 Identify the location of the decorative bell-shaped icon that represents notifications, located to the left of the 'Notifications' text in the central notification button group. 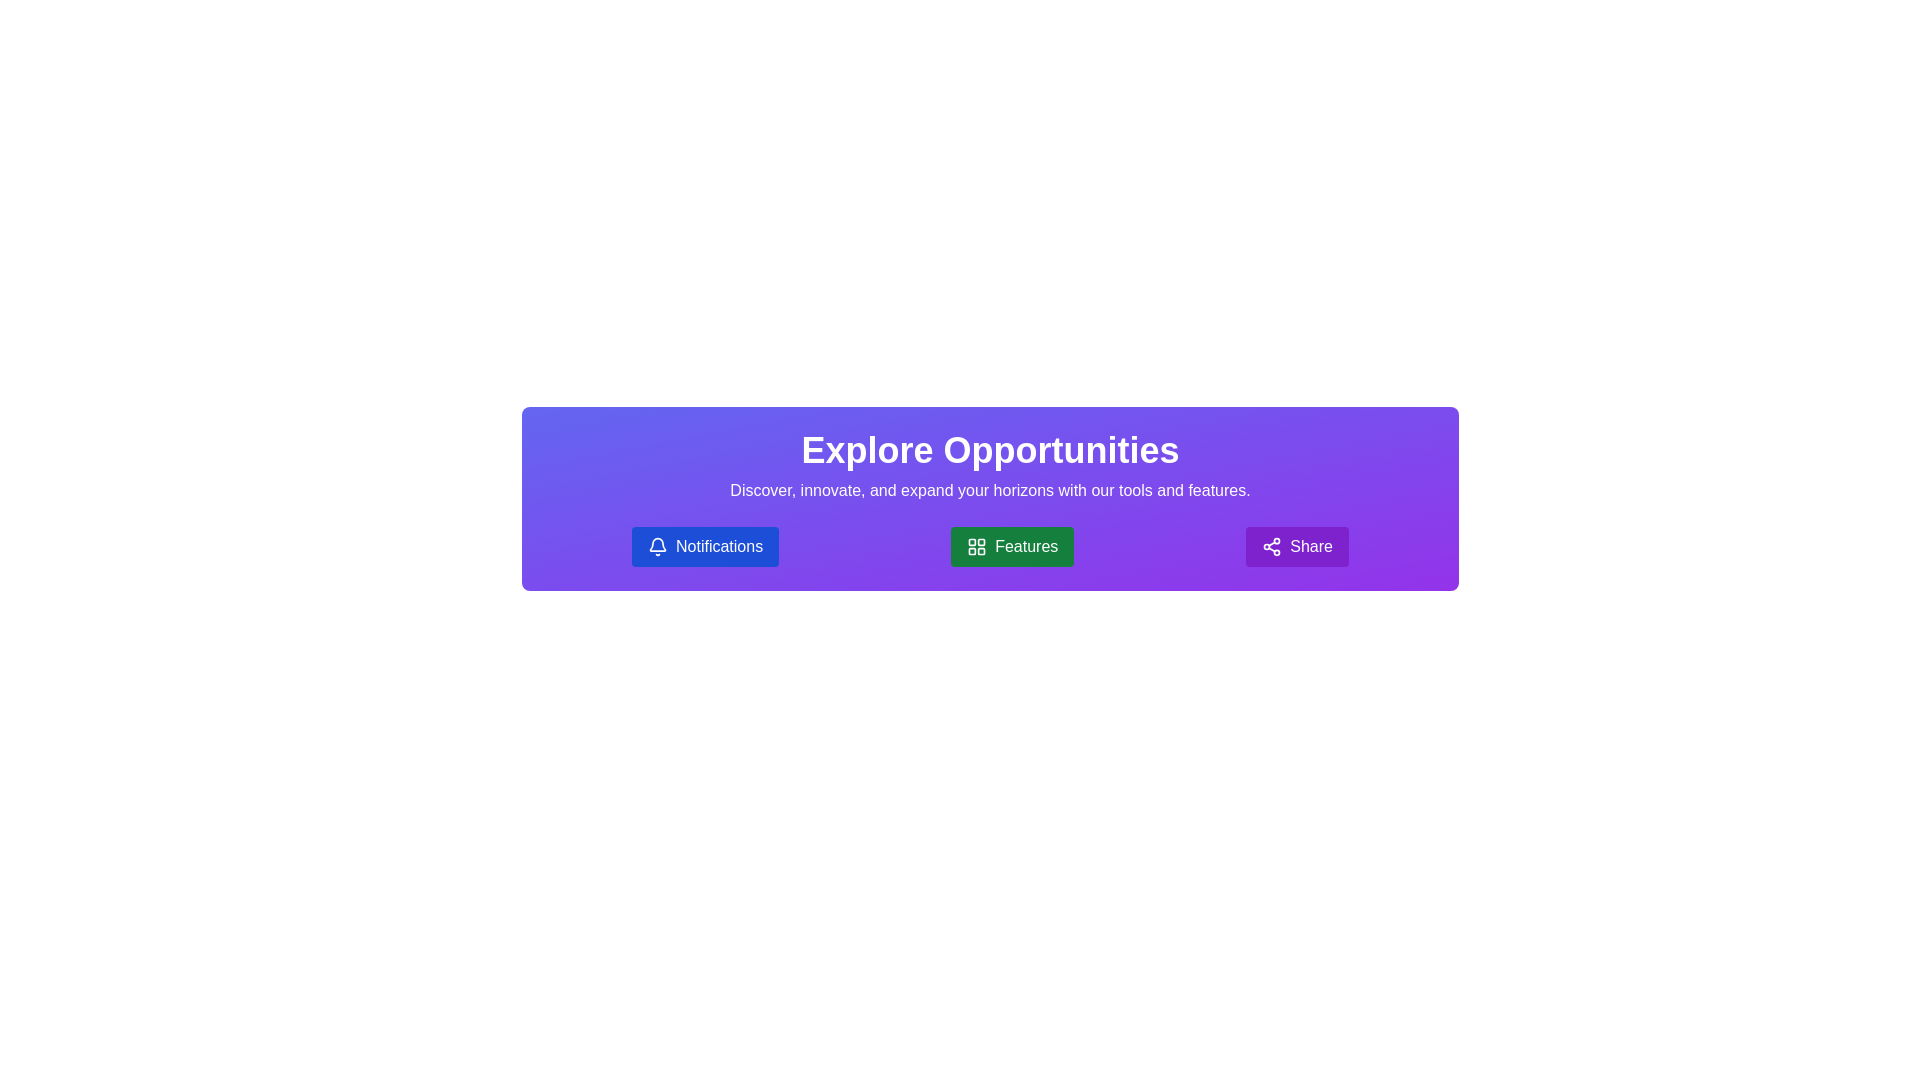
(657, 544).